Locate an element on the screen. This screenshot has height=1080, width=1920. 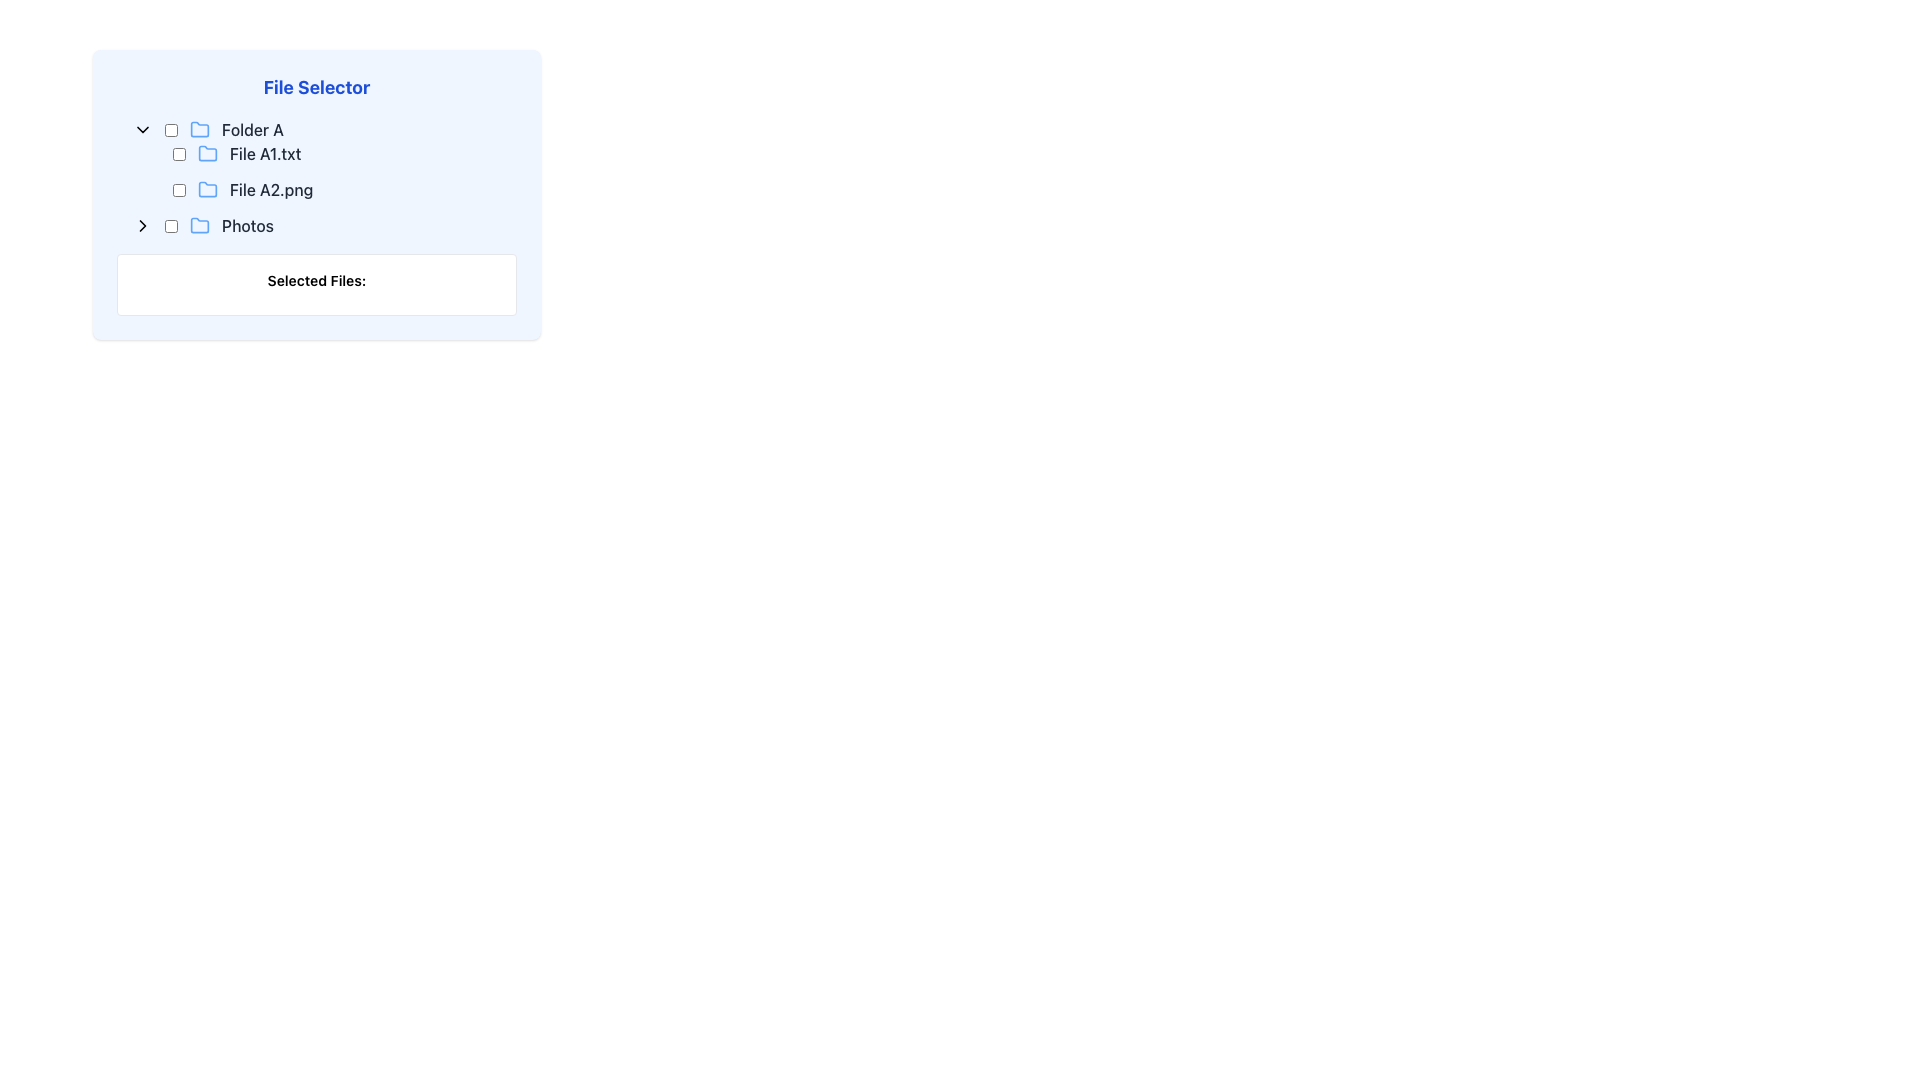
the checkbox associated with 'File A1.txt' to provide potential visual feedback is located at coordinates (179, 153).